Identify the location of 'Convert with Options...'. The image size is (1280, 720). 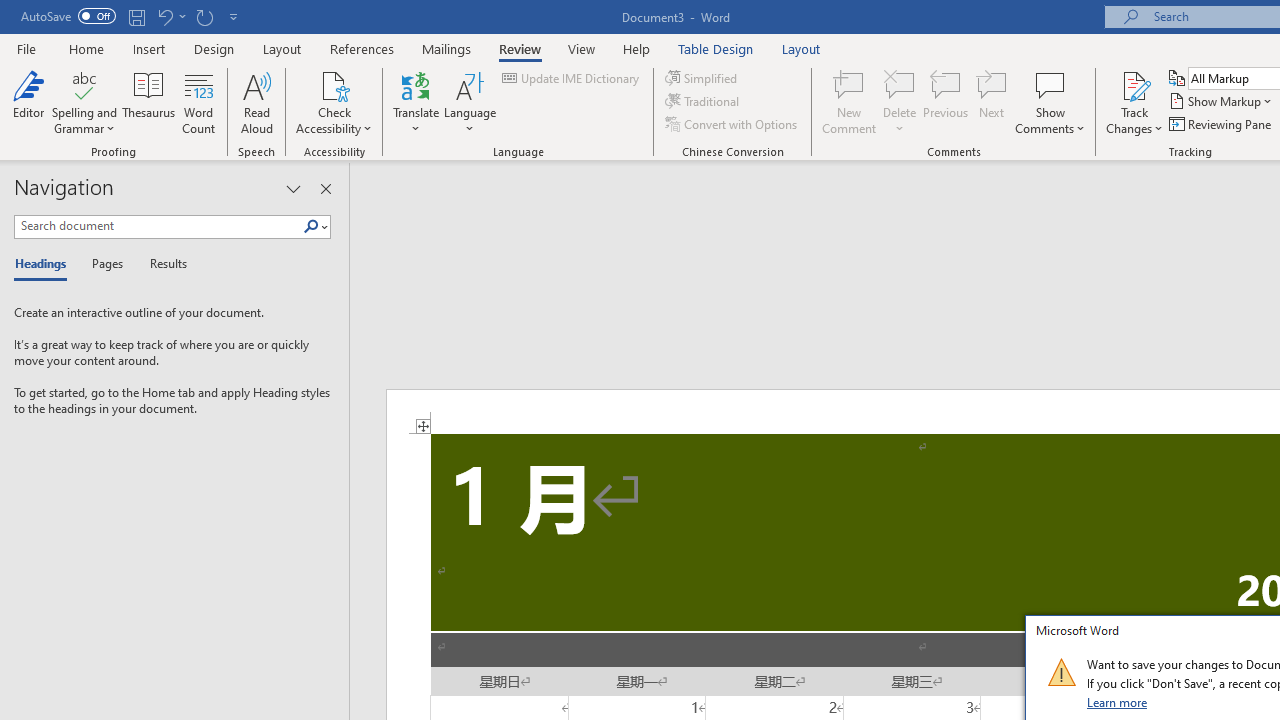
(731, 124).